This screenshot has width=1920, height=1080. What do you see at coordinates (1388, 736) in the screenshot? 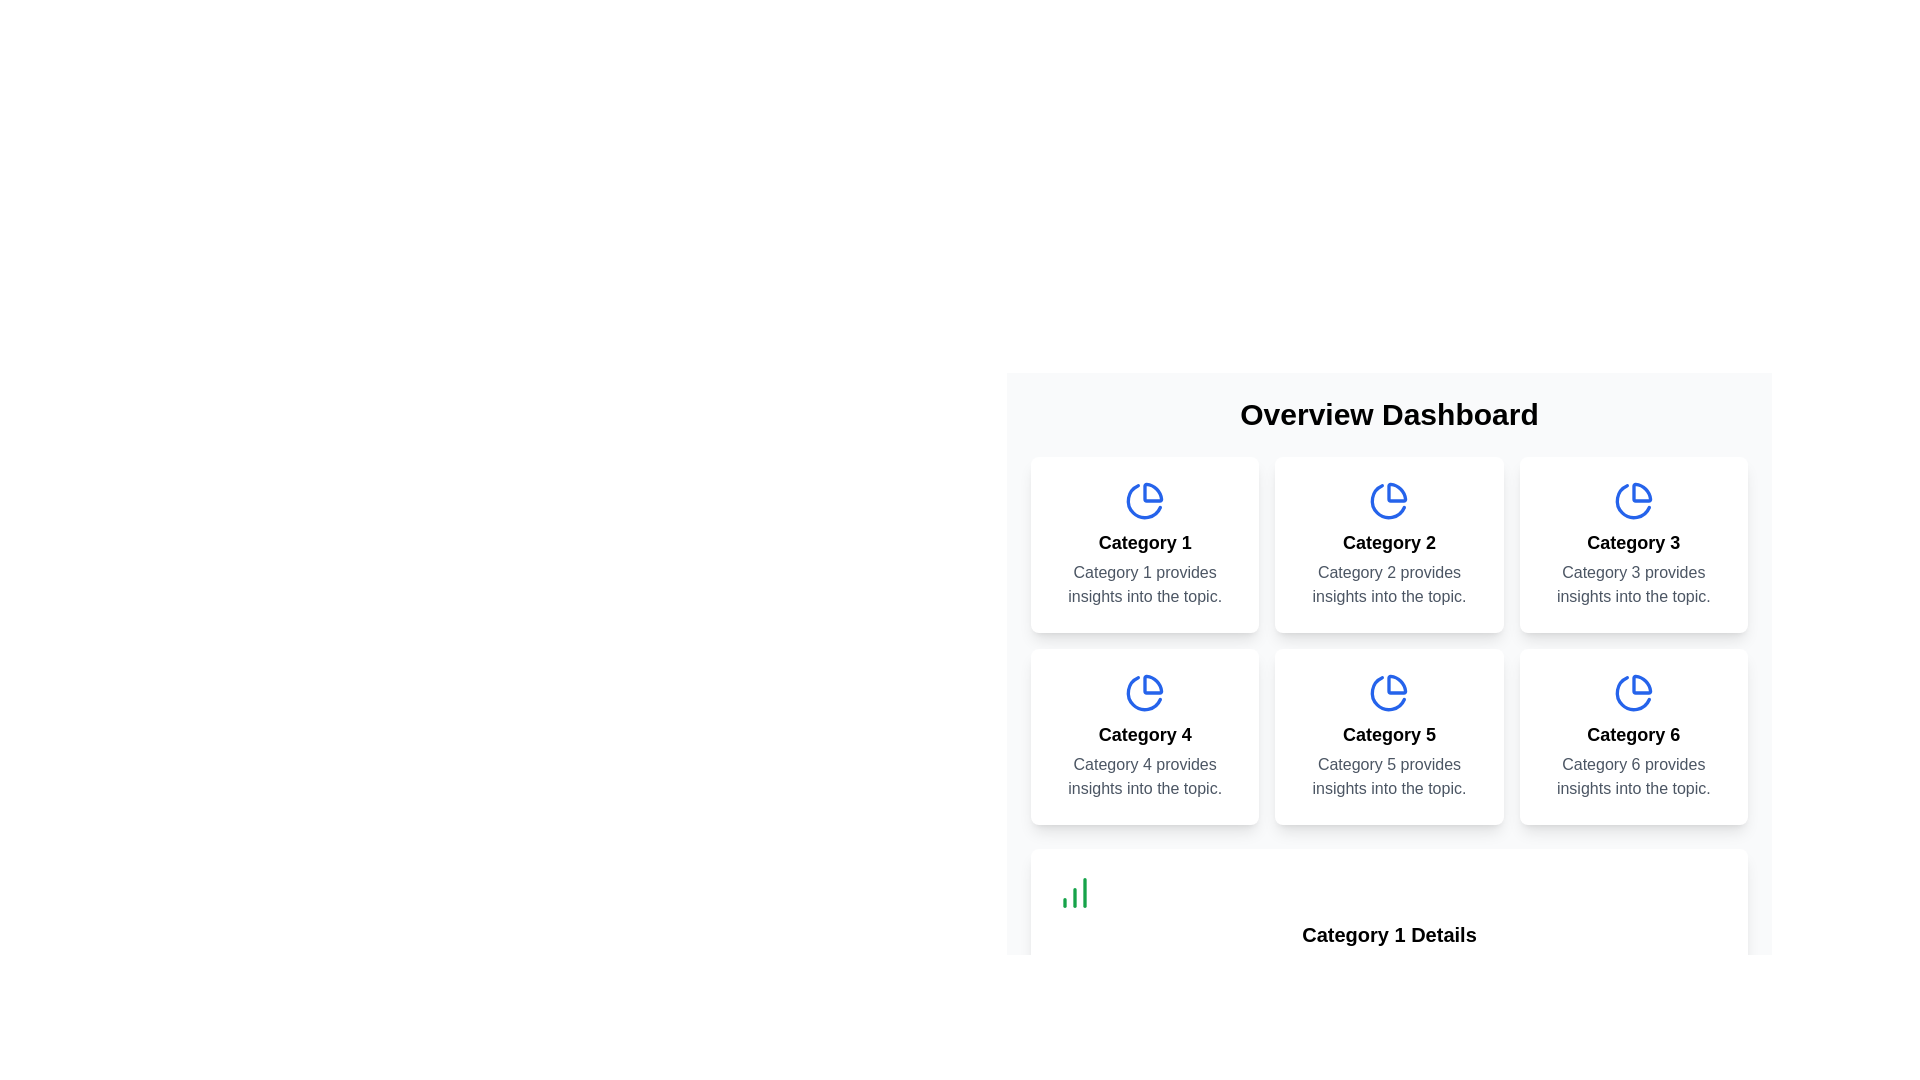
I see `the 'Category 5' card, which is located in the center column of the second row in a 3x2 grid layout` at bounding box center [1388, 736].